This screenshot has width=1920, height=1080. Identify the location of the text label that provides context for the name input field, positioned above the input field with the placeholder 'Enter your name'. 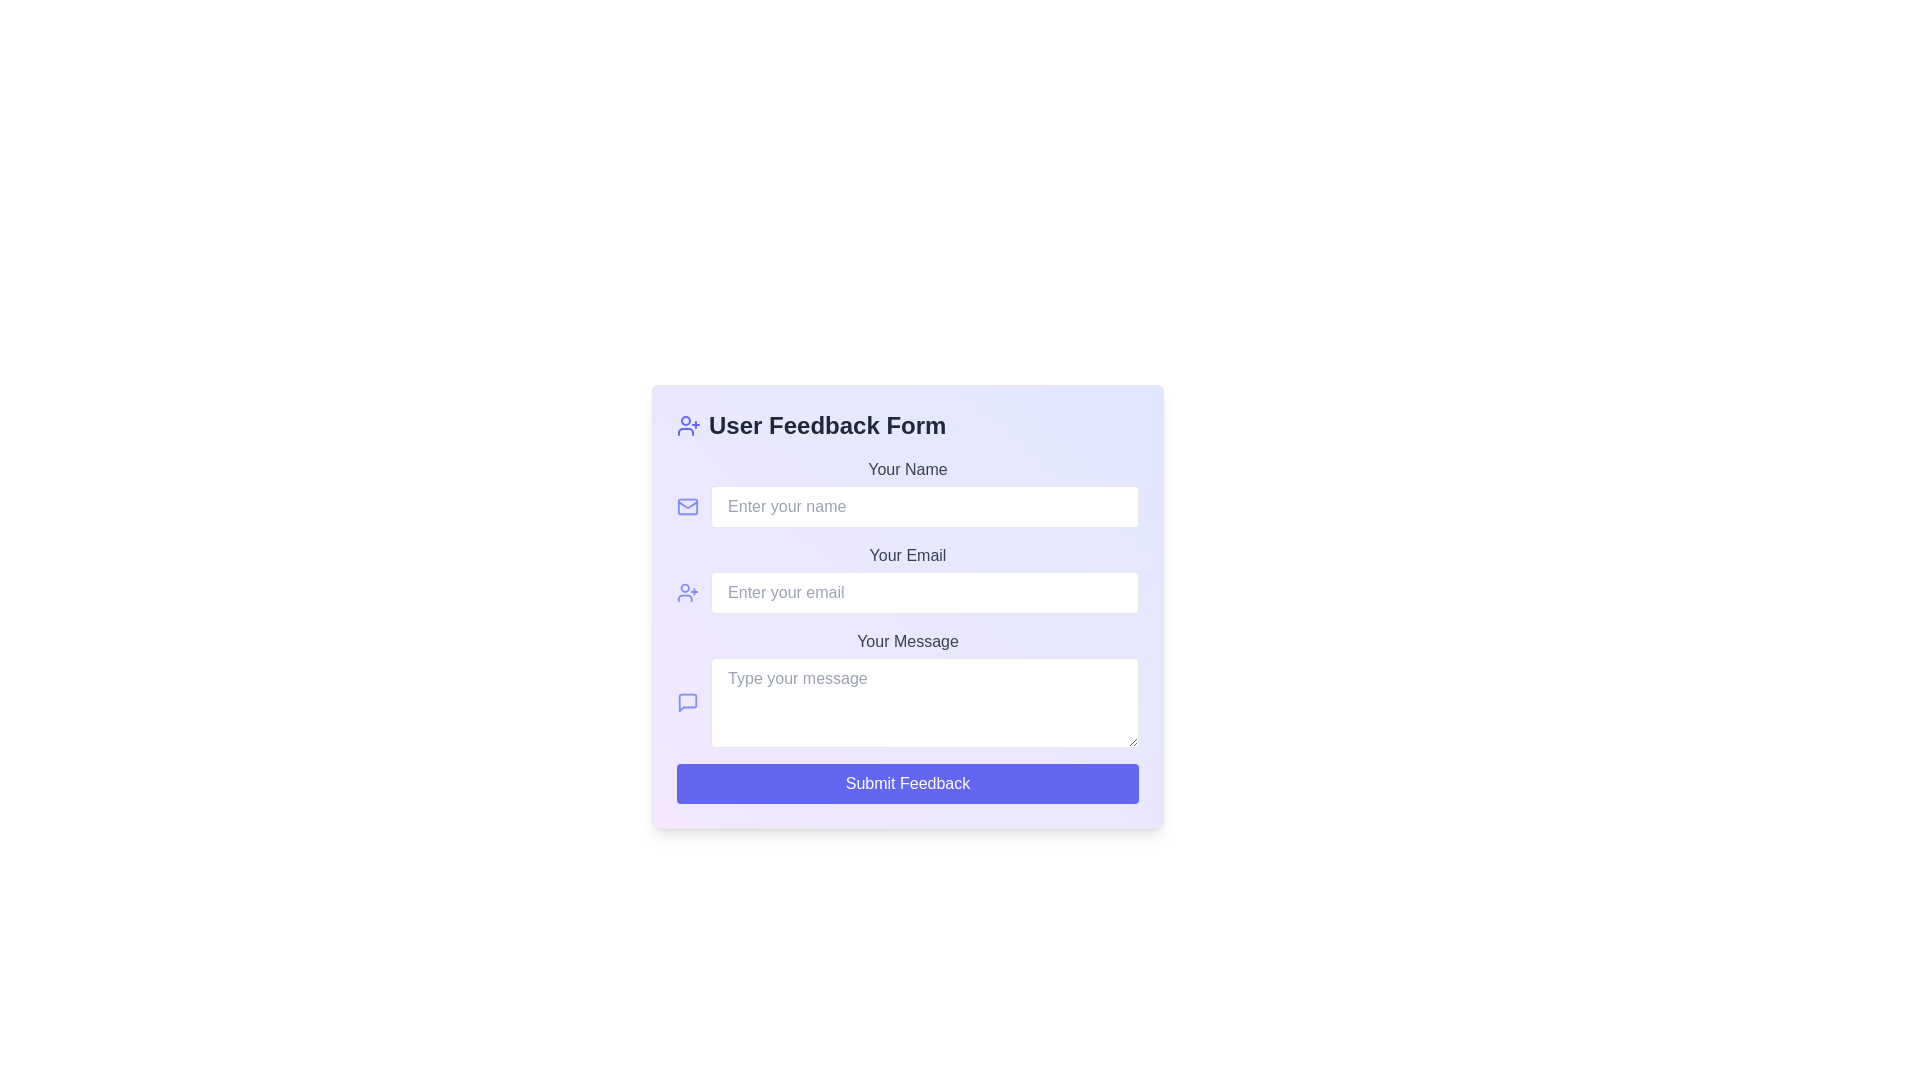
(906, 469).